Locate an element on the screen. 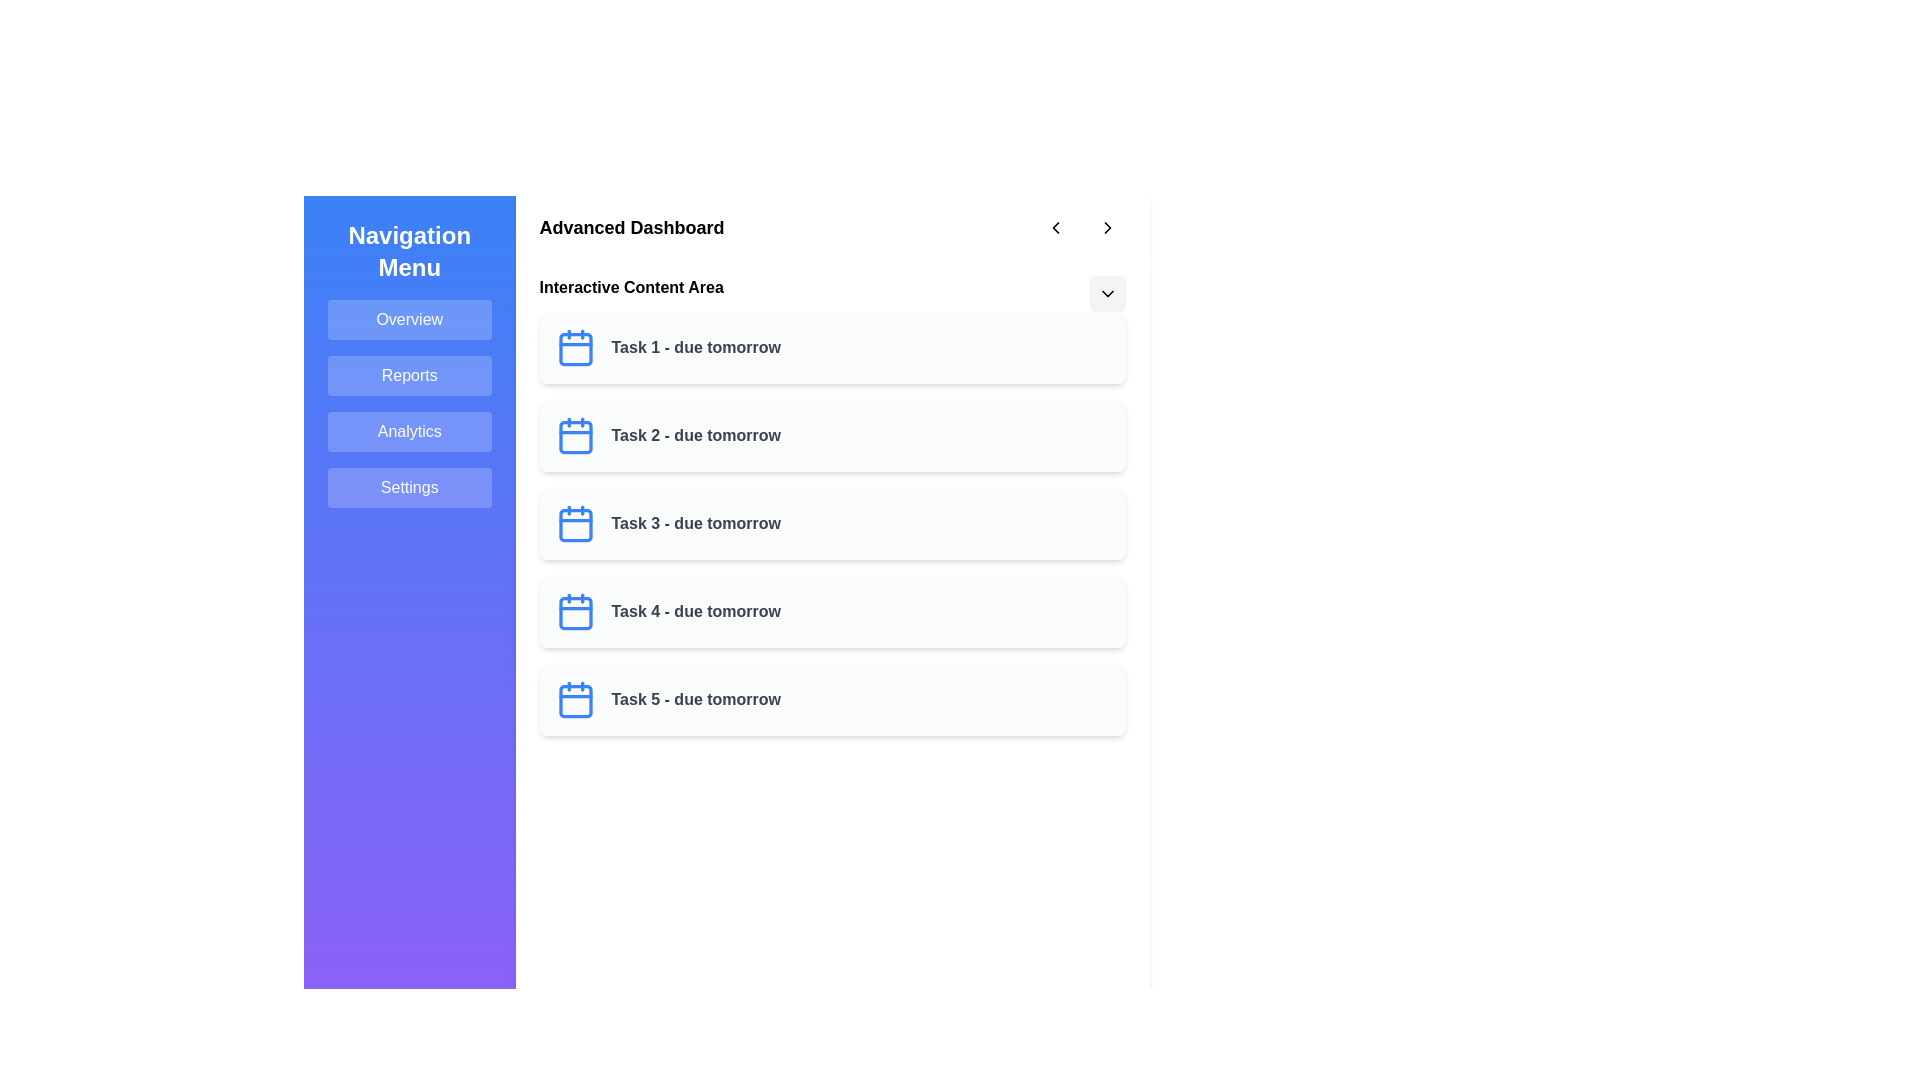 The image size is (1920, 1080). the circular button with a right-facing chevron icon, which is the second button on the right side of the header is located at coordinates (1107, 226).